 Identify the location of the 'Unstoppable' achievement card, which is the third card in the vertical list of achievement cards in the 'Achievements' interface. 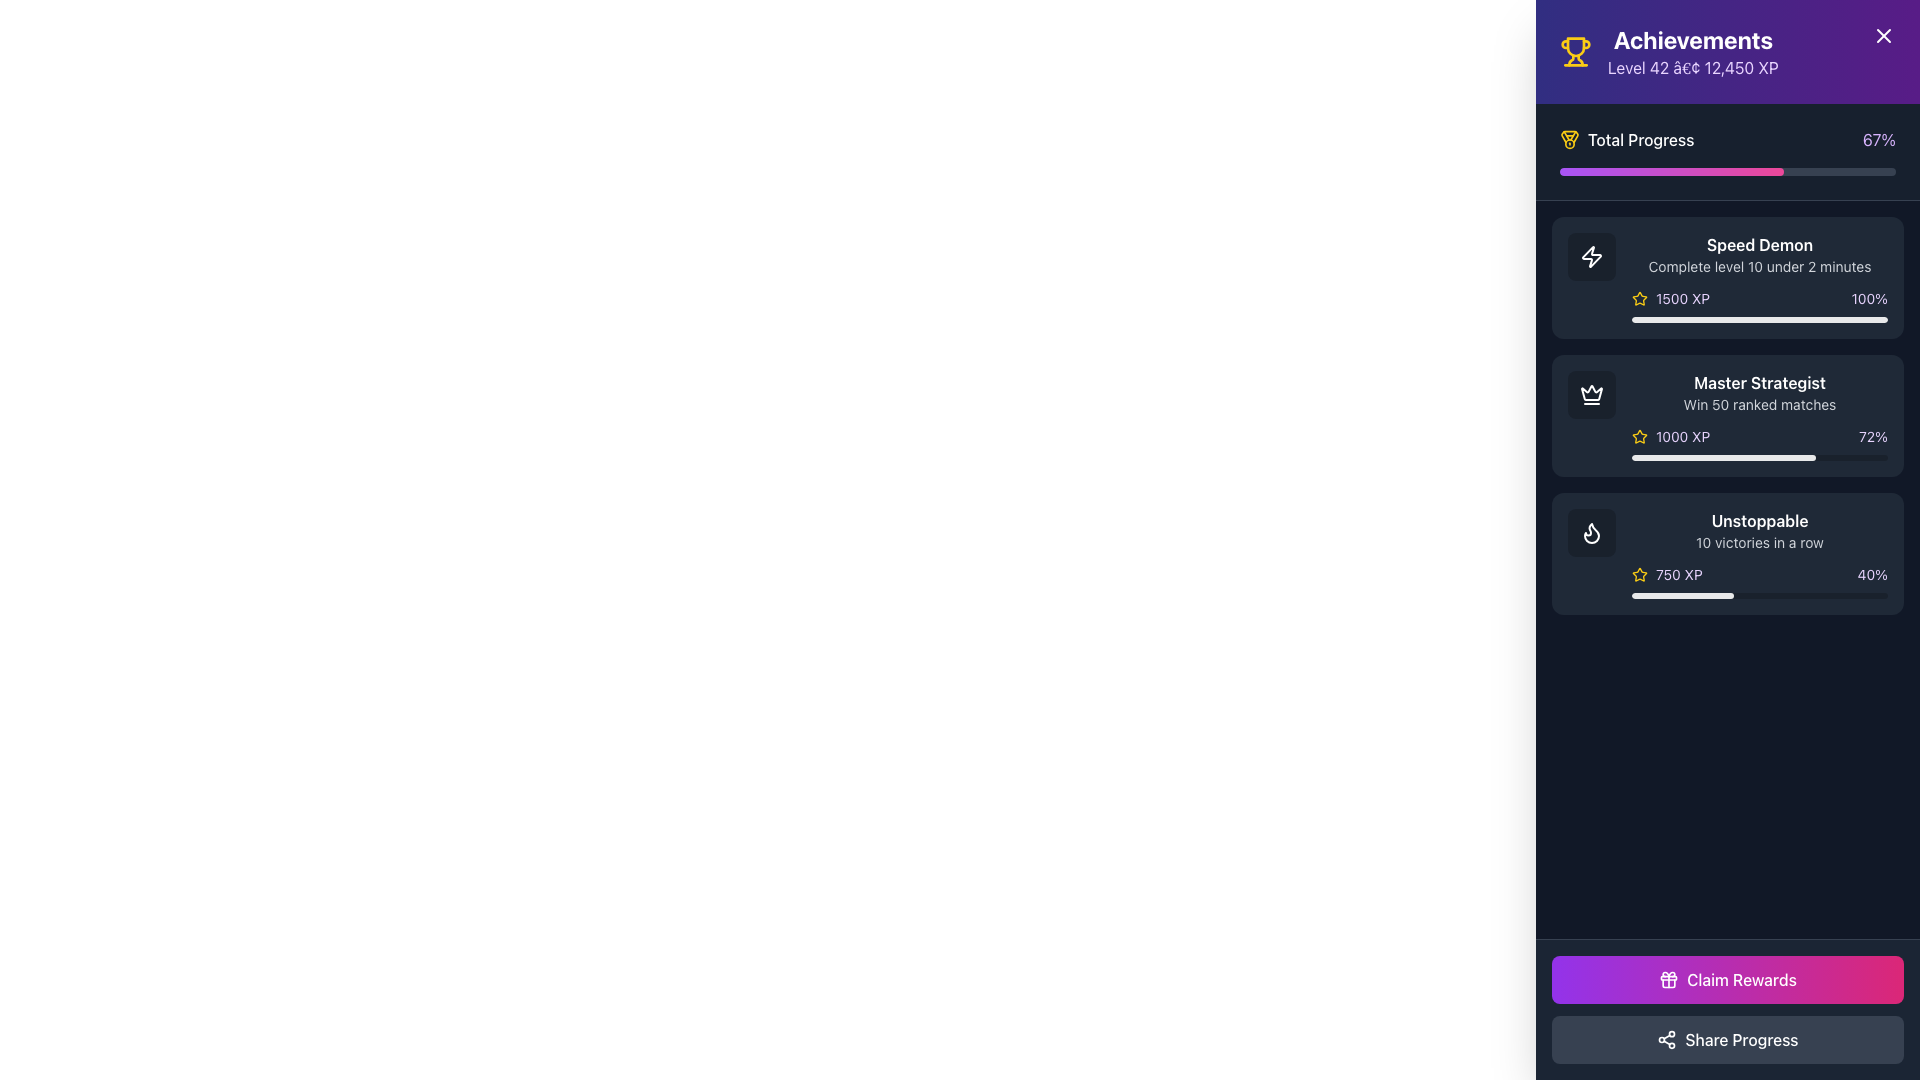
(1760, 554).